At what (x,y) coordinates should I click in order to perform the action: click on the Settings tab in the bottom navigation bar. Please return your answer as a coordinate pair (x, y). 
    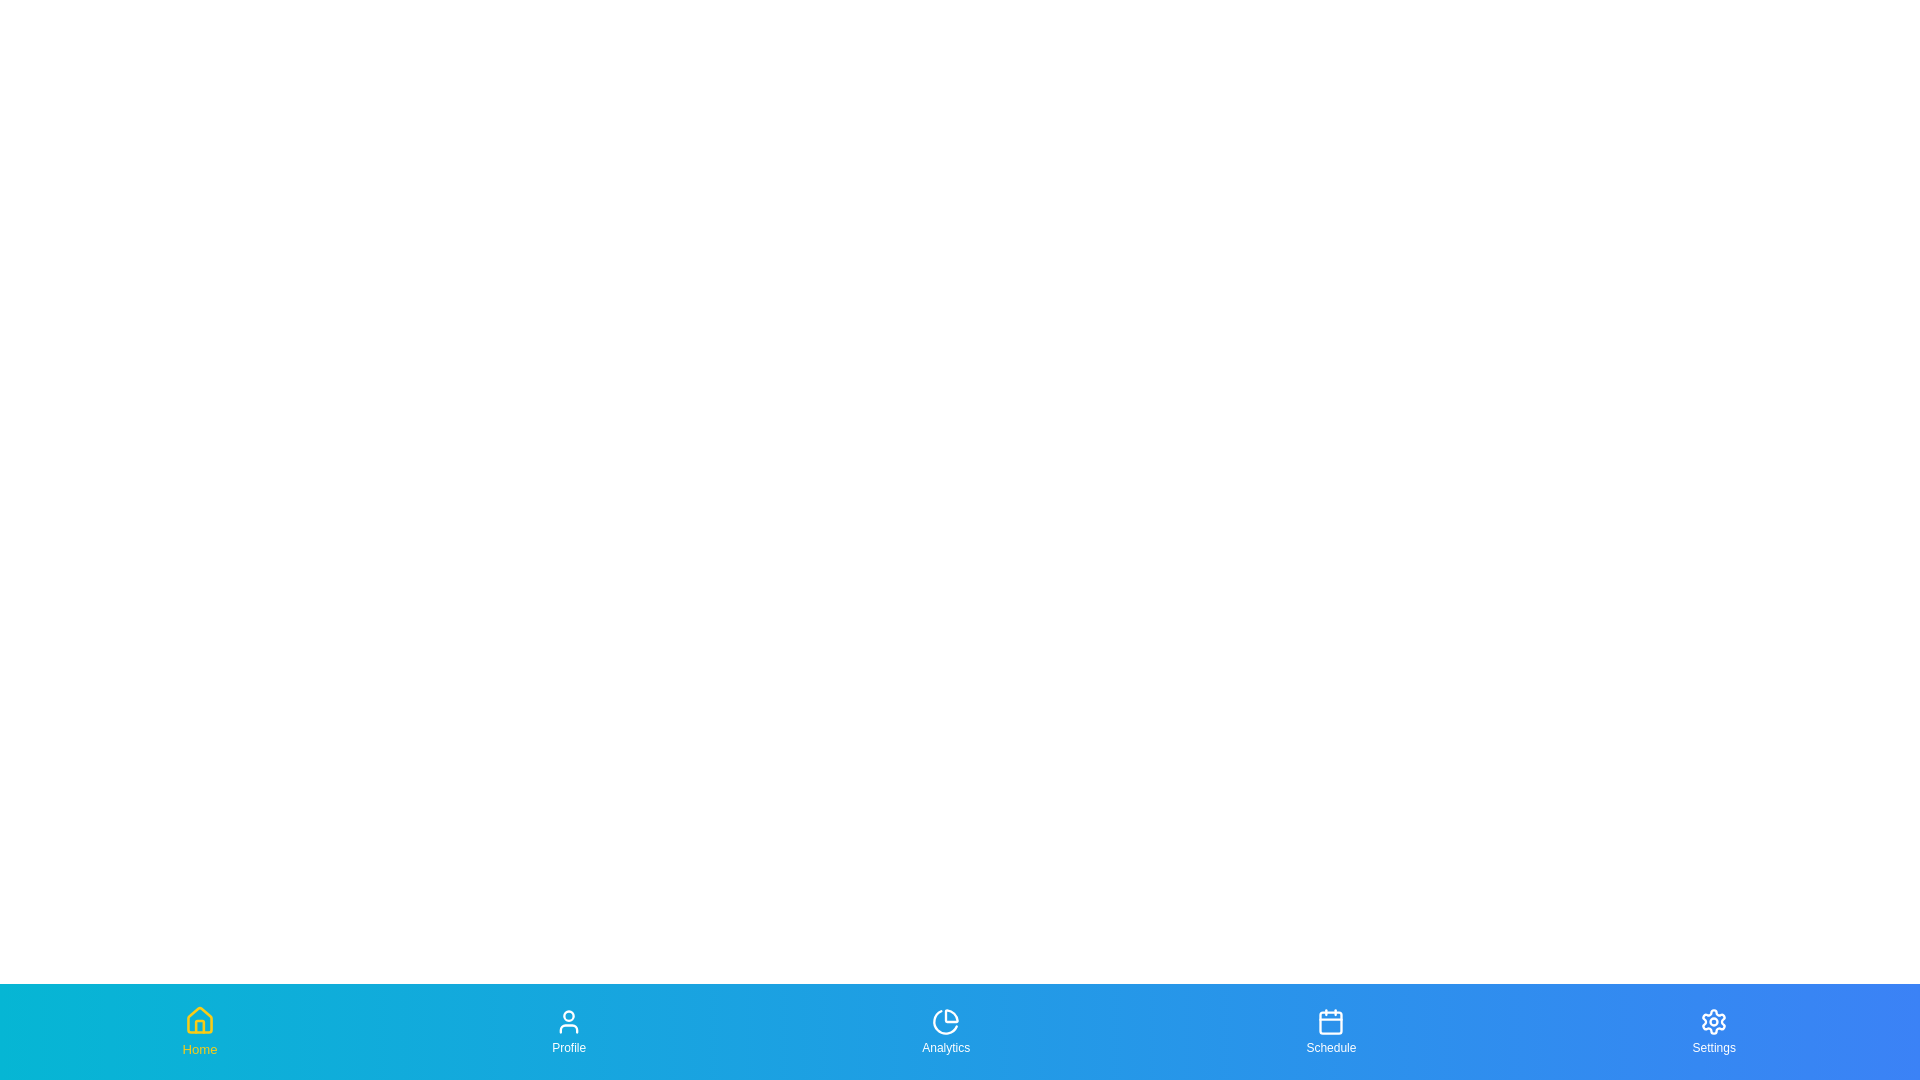
    Looking at the image, I should click on (1712, 1032).